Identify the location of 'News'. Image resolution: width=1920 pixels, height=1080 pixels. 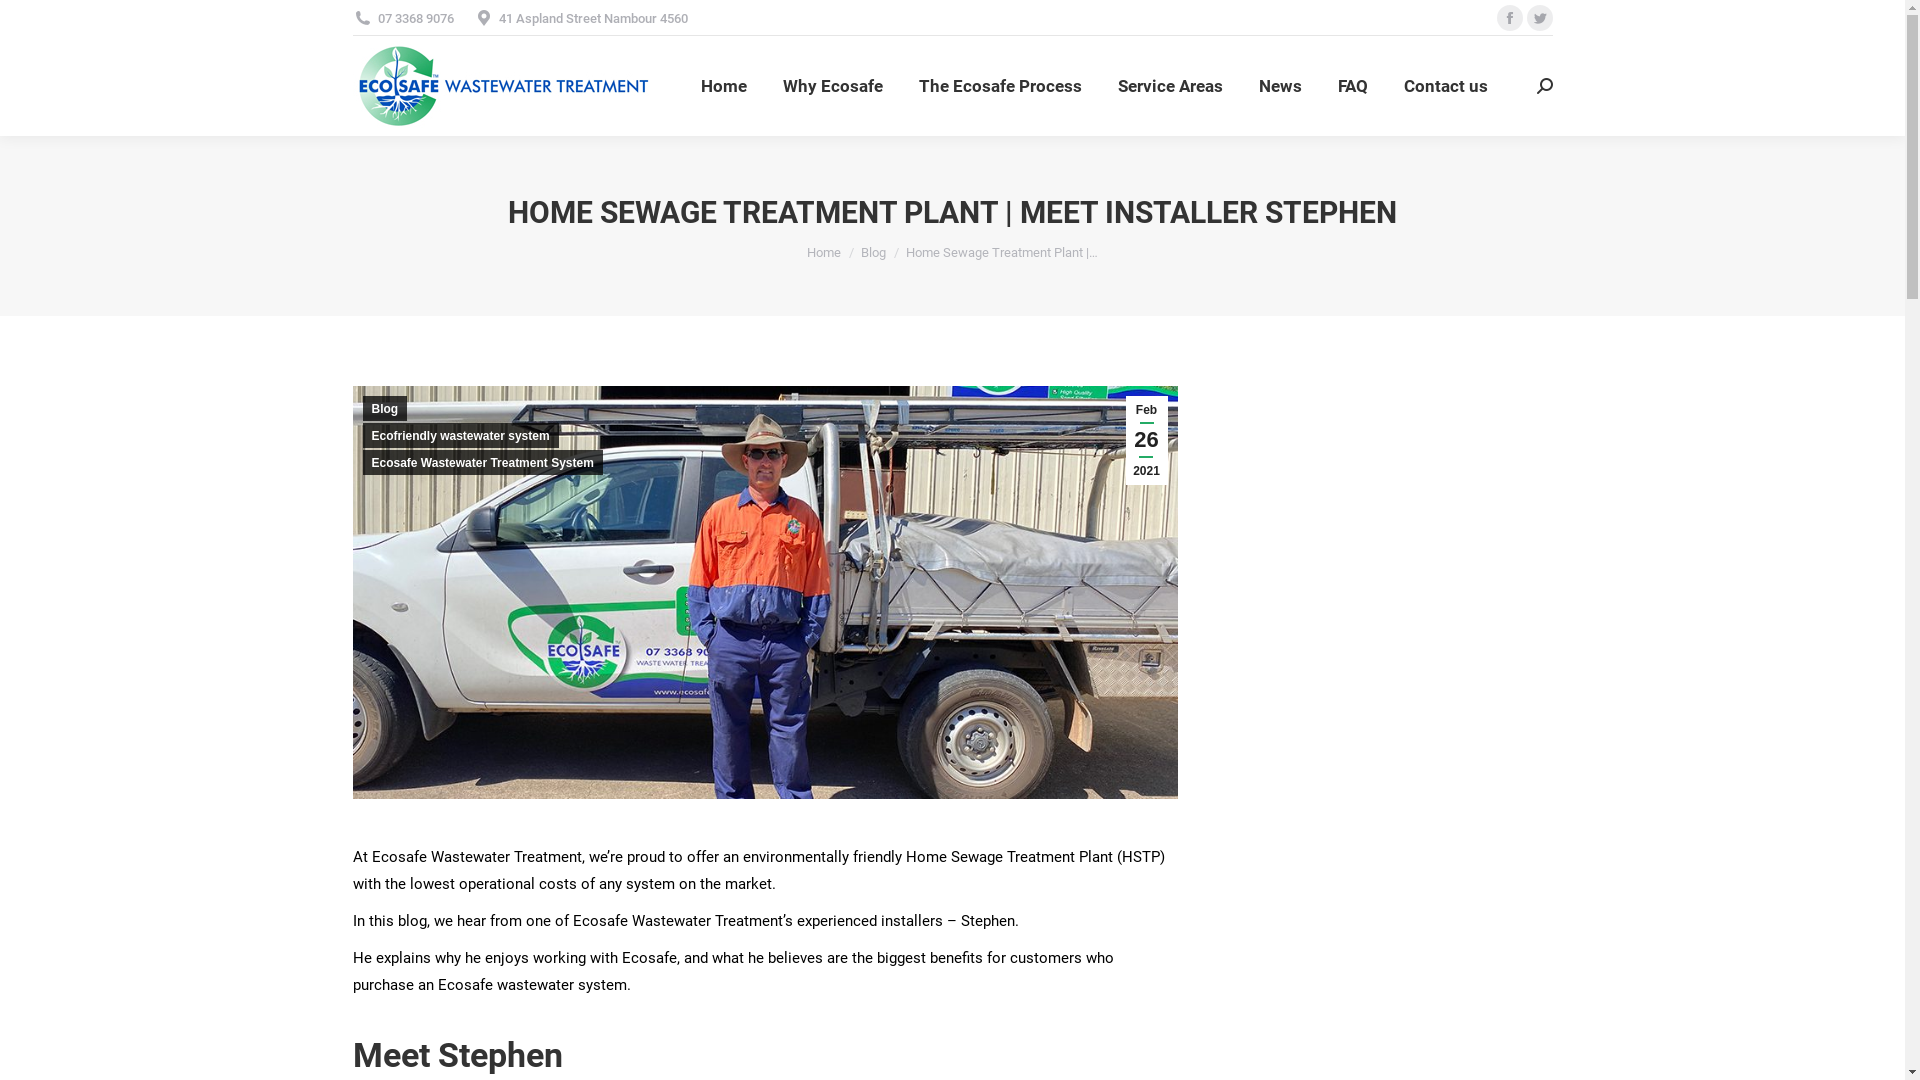
(1280, 84).